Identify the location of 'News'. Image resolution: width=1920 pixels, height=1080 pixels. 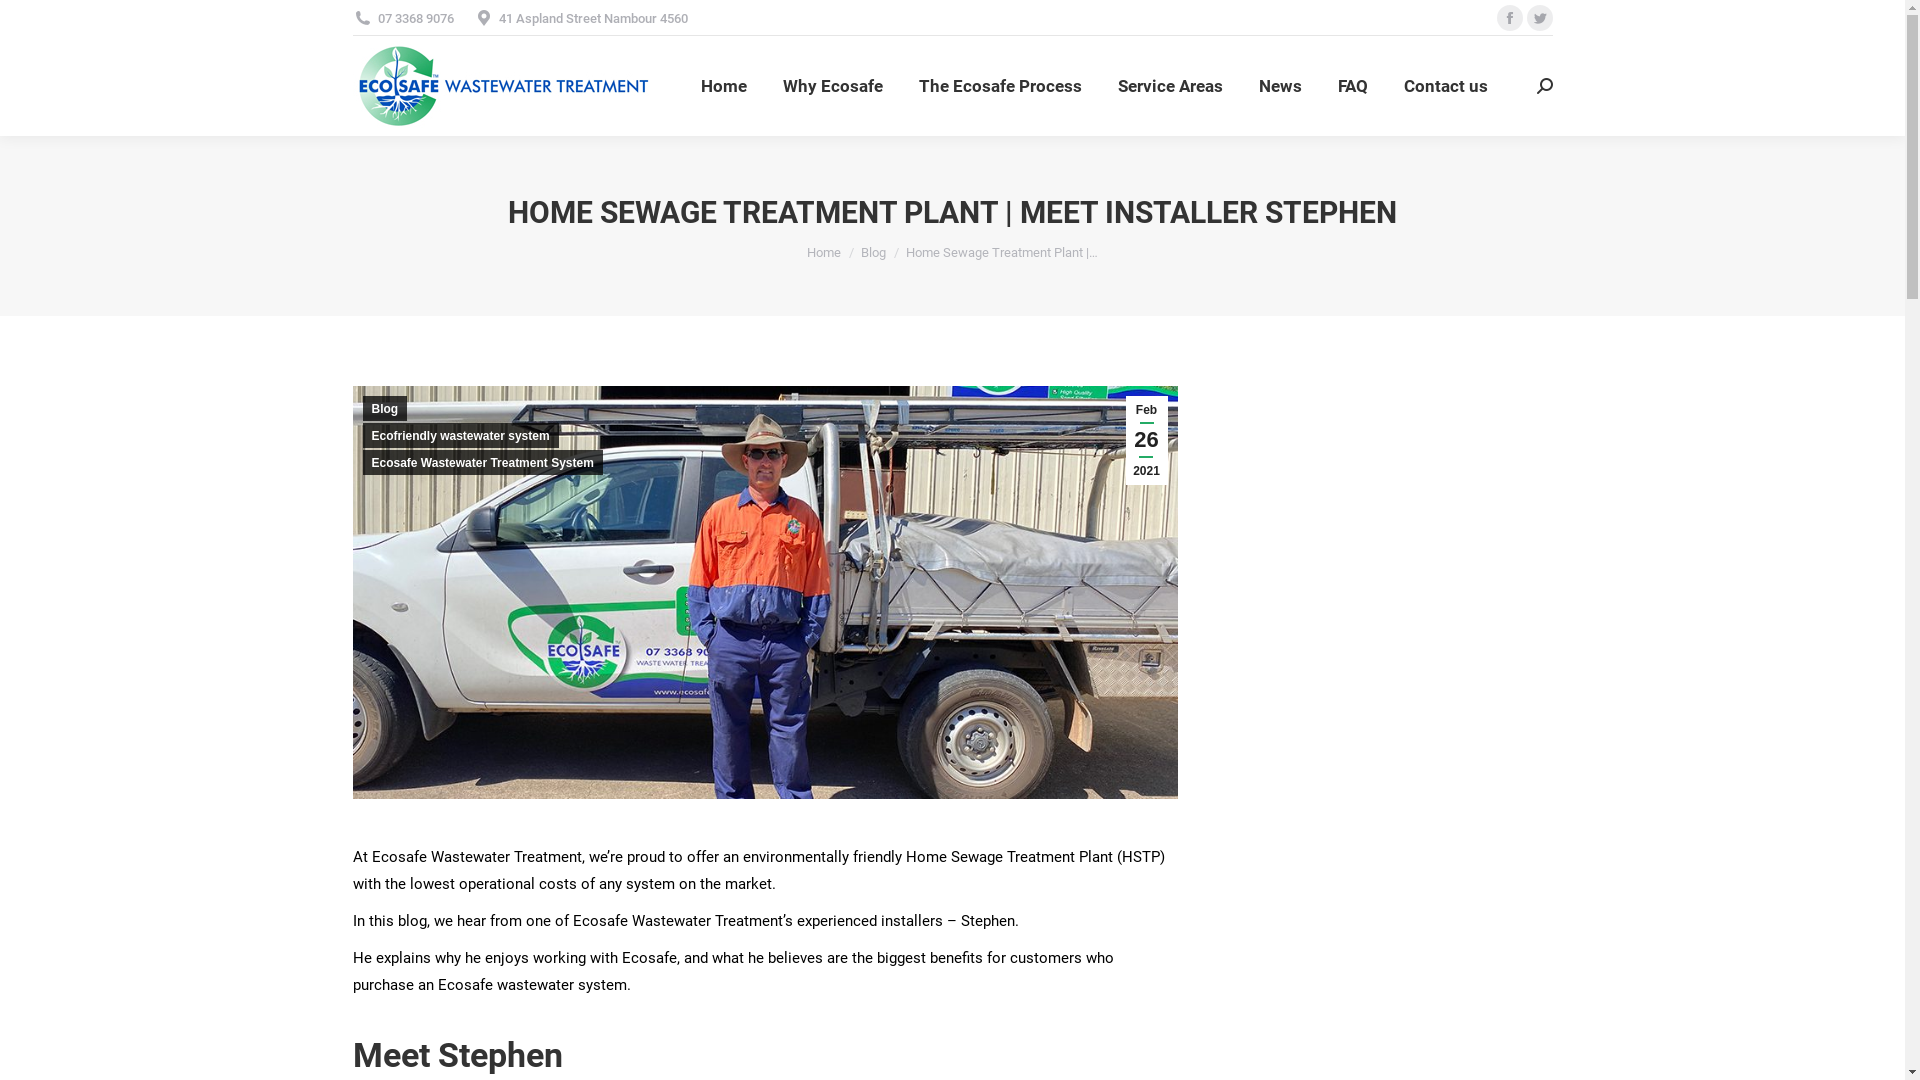
(1280, 84).